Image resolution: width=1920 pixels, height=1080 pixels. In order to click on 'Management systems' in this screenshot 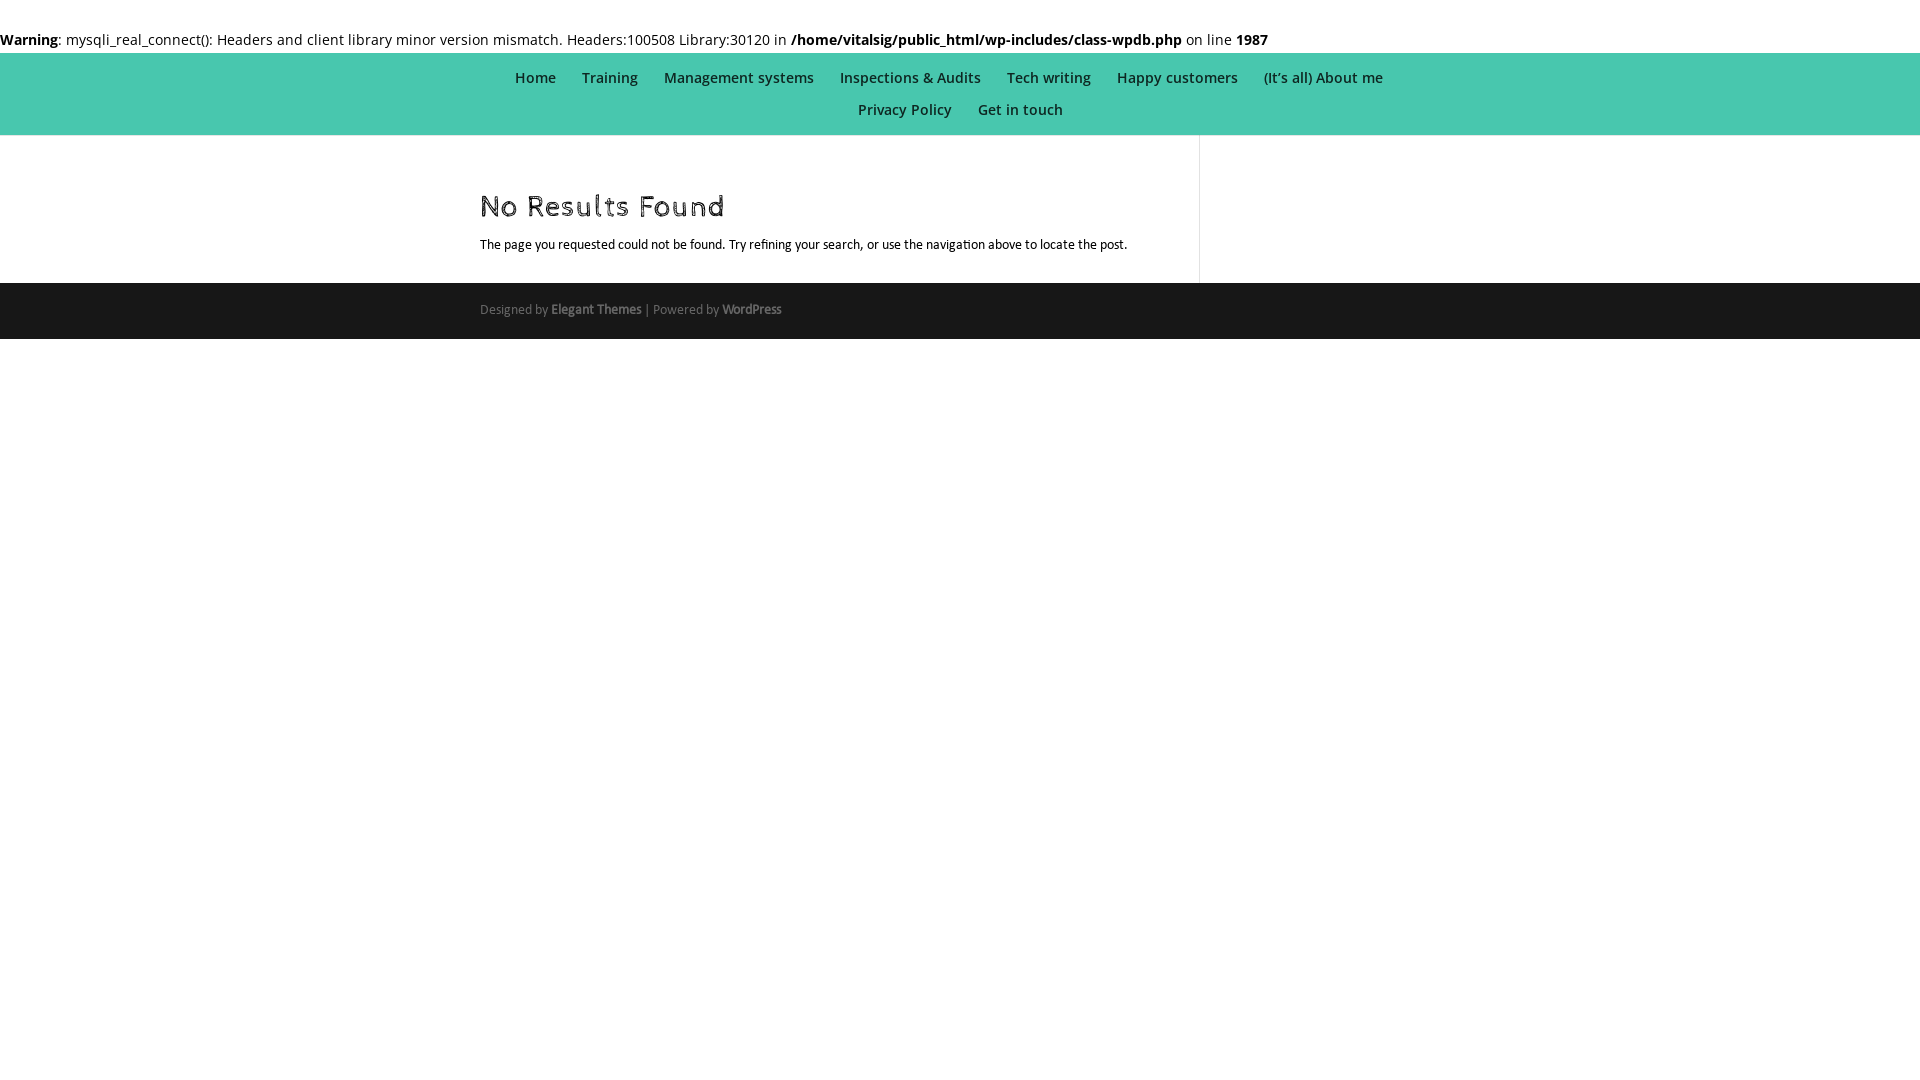, I will do `click(663, 86)`.